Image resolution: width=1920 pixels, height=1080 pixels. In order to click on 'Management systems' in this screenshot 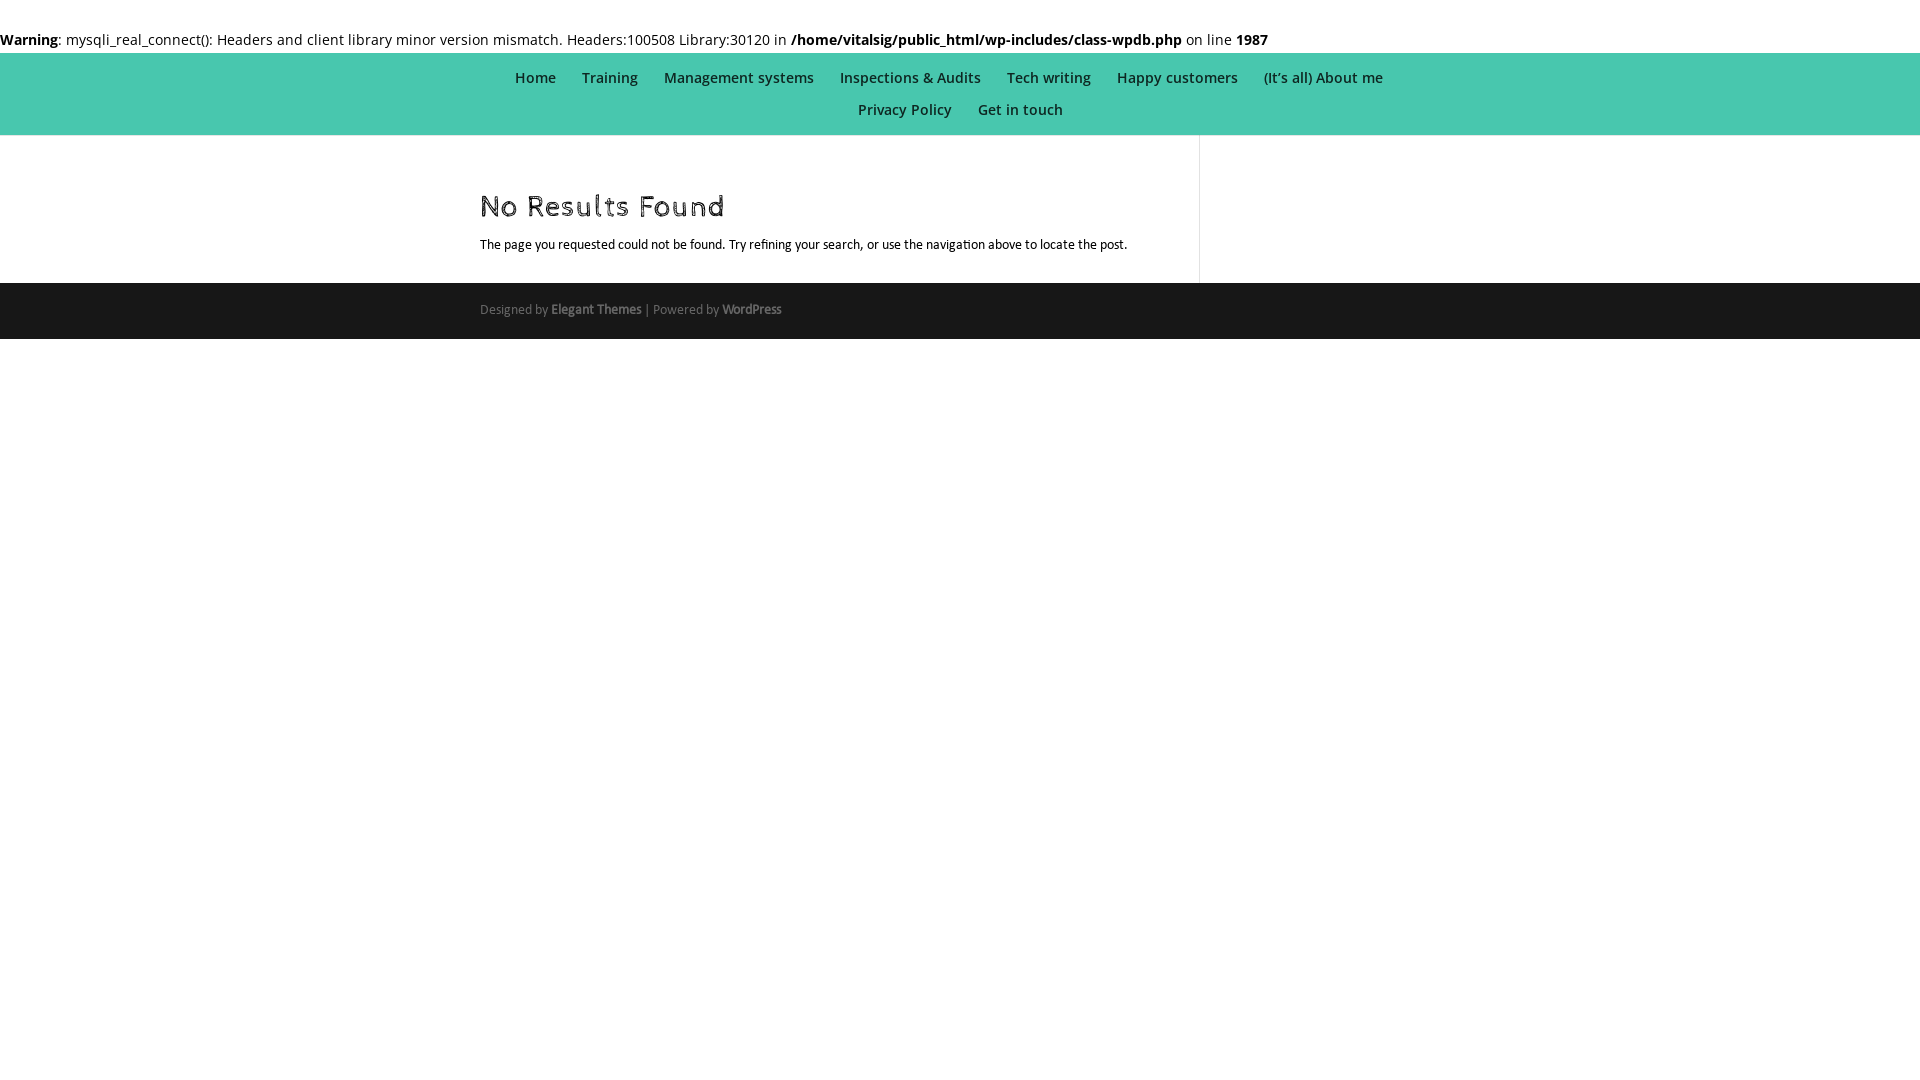, I will do `click(663, 86)`.